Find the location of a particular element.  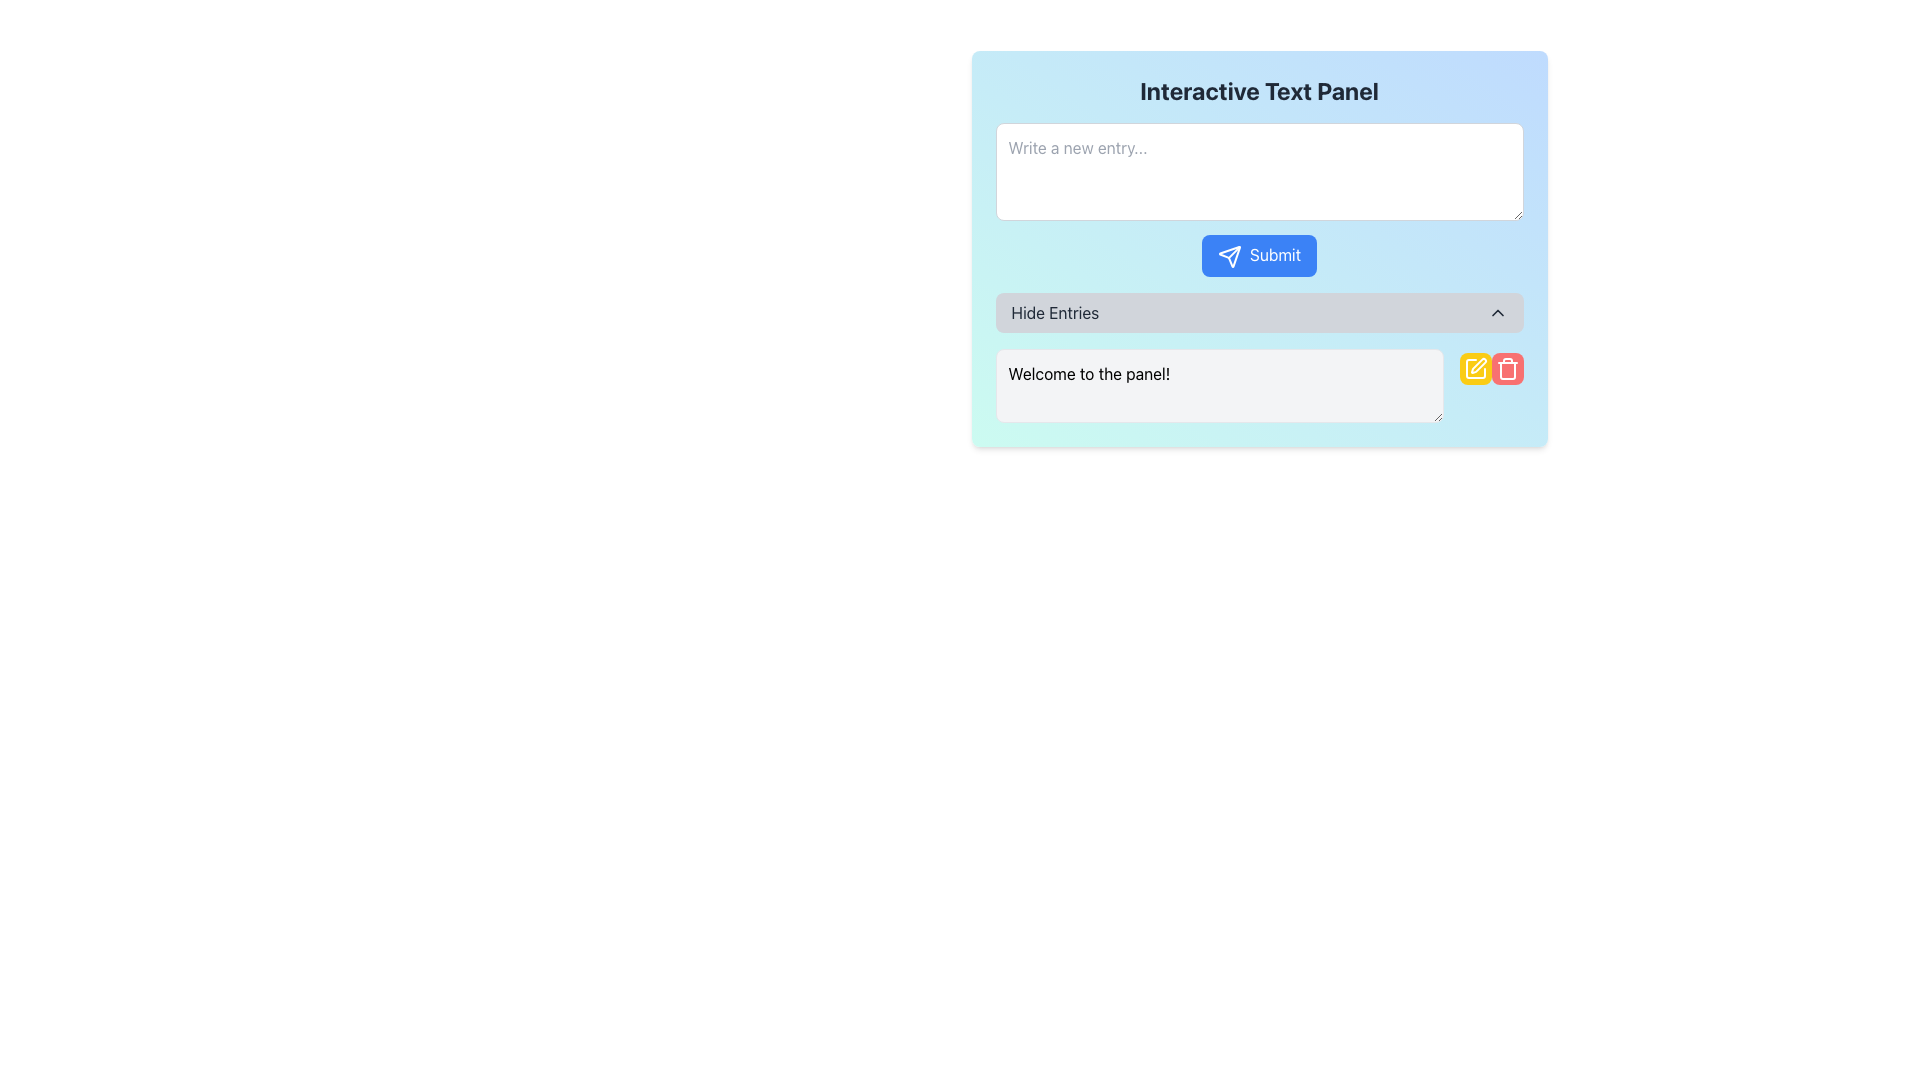

the red button with rounded corners and a trash can icon located at the bottom-right corner of the section containing text entries is located at coordinates (1507, 368).